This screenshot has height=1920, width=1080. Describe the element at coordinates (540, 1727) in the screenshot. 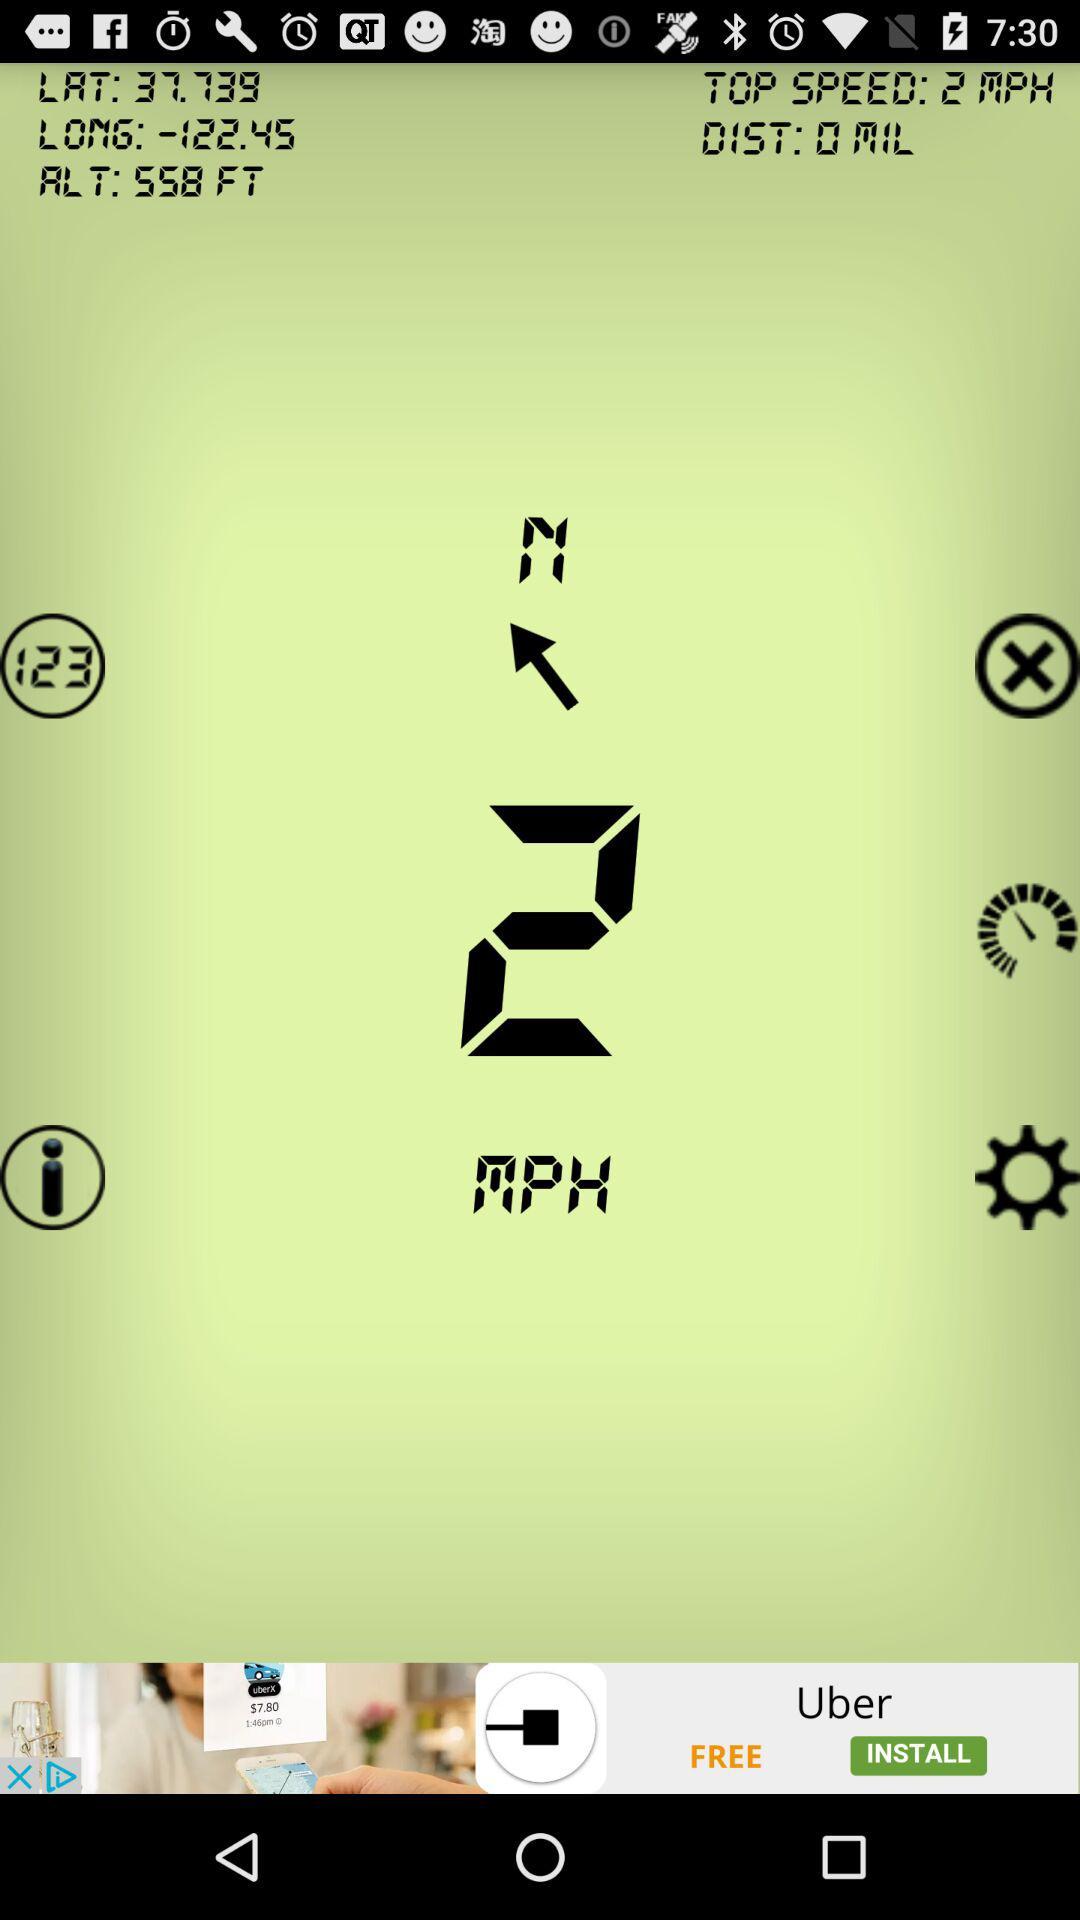

I see `advertisement` at that location.